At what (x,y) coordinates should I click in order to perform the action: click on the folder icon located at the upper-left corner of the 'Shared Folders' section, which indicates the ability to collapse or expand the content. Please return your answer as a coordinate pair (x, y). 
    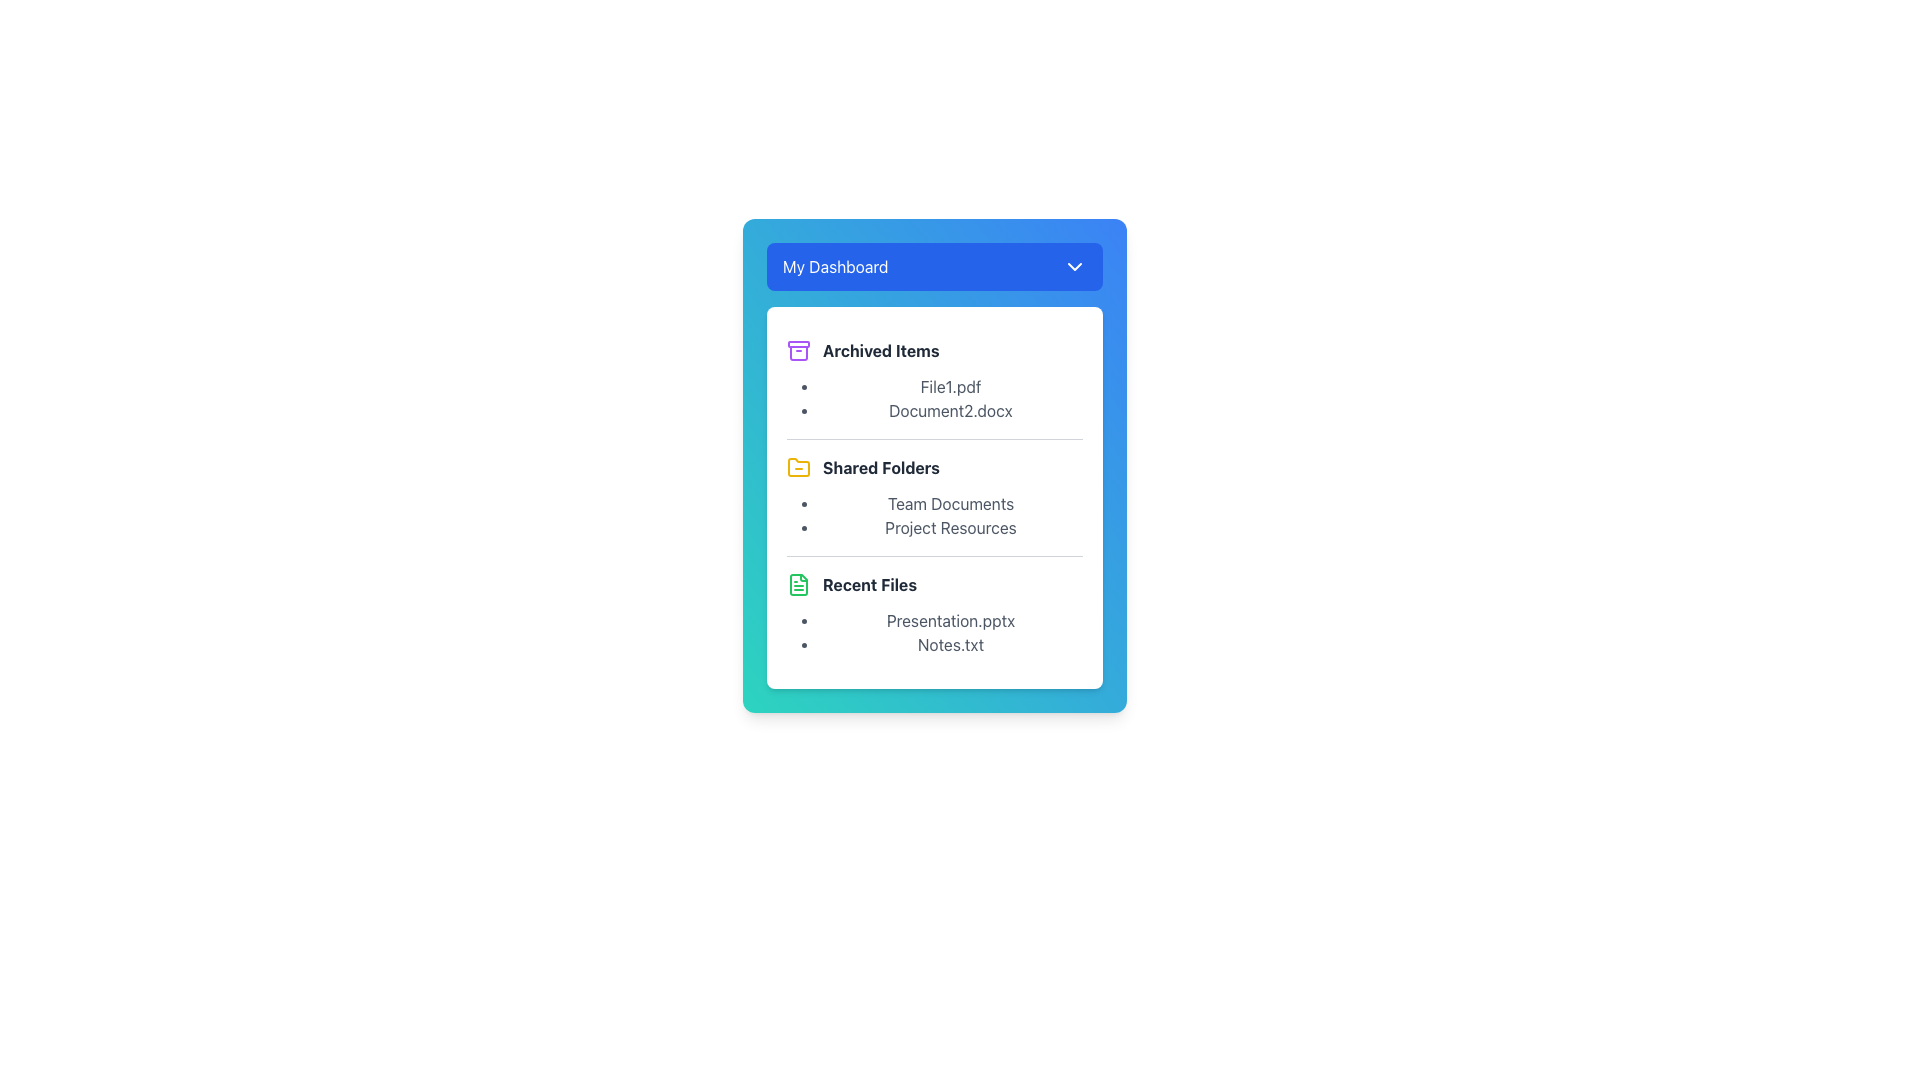
    Looking at the image, I should click on (797, 467).